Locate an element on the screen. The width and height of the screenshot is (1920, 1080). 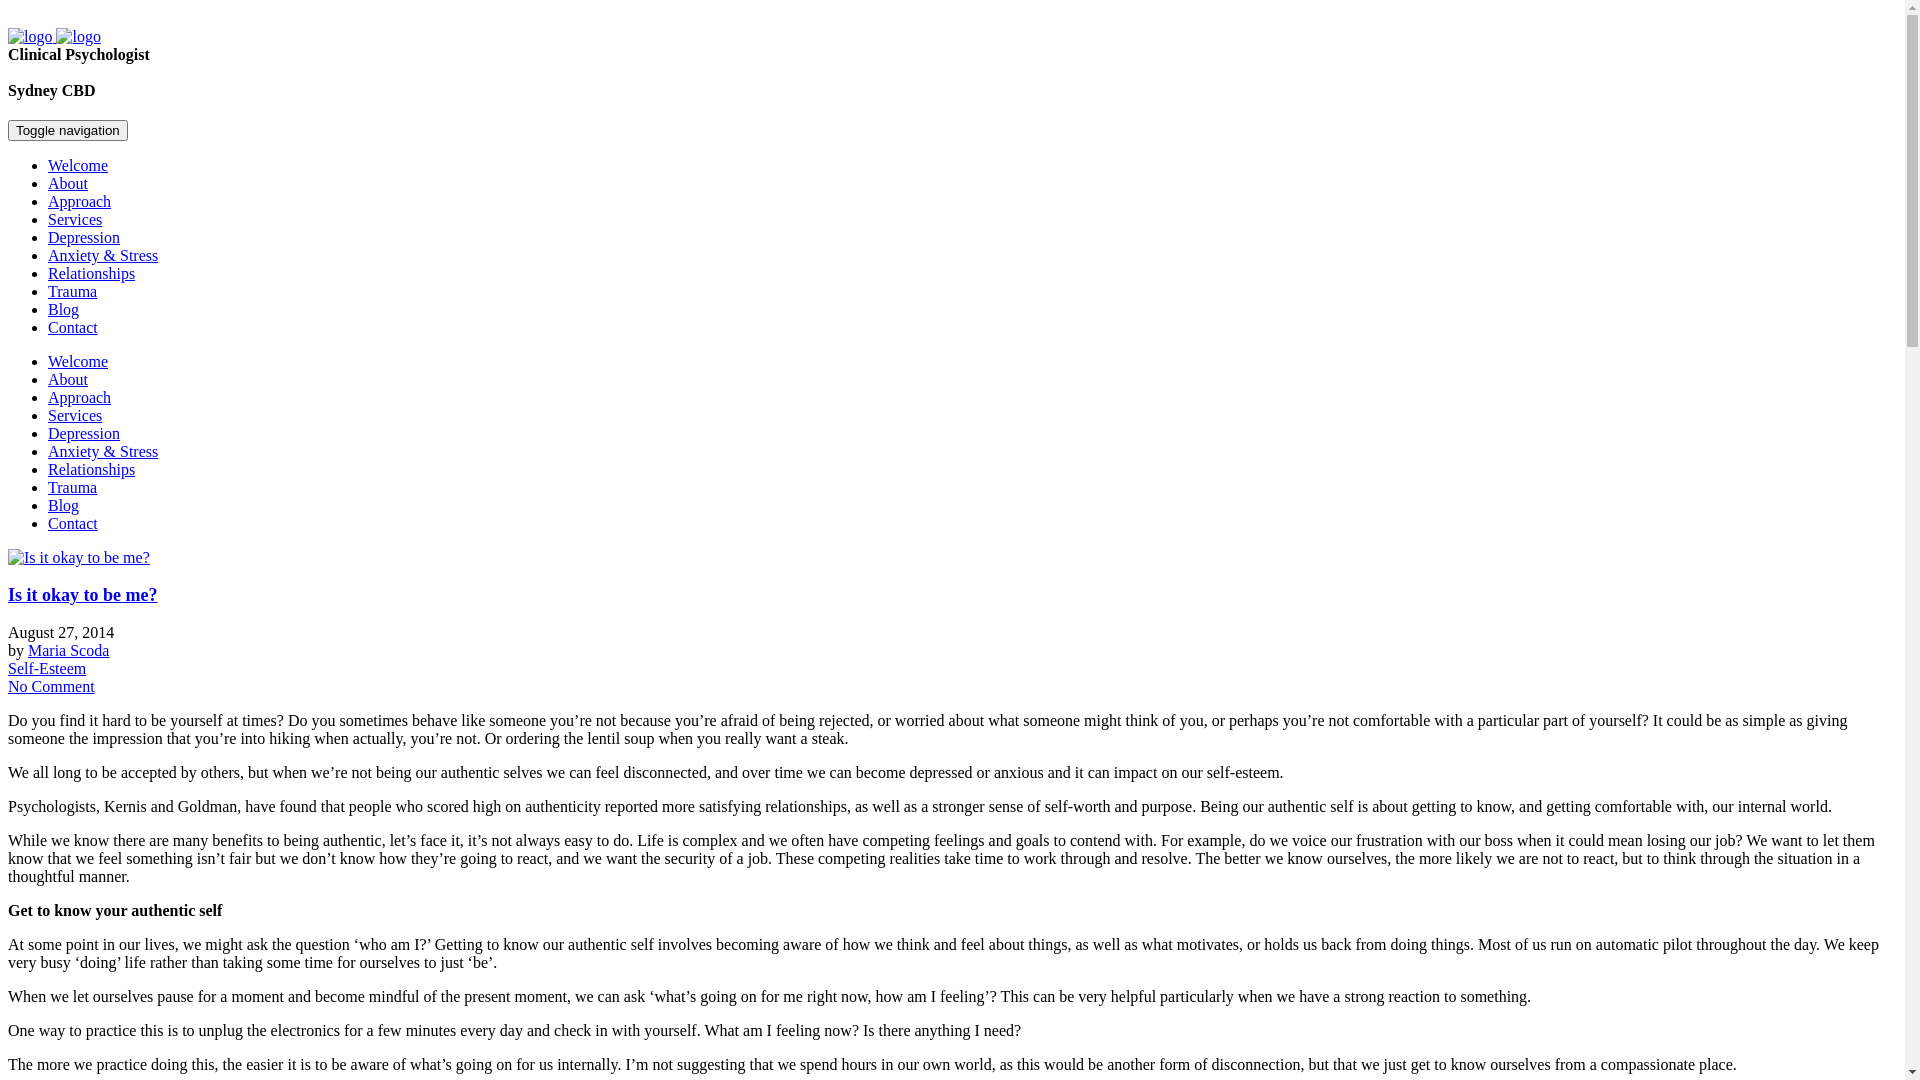
'Relationships' is located at coordinates (90, 469).